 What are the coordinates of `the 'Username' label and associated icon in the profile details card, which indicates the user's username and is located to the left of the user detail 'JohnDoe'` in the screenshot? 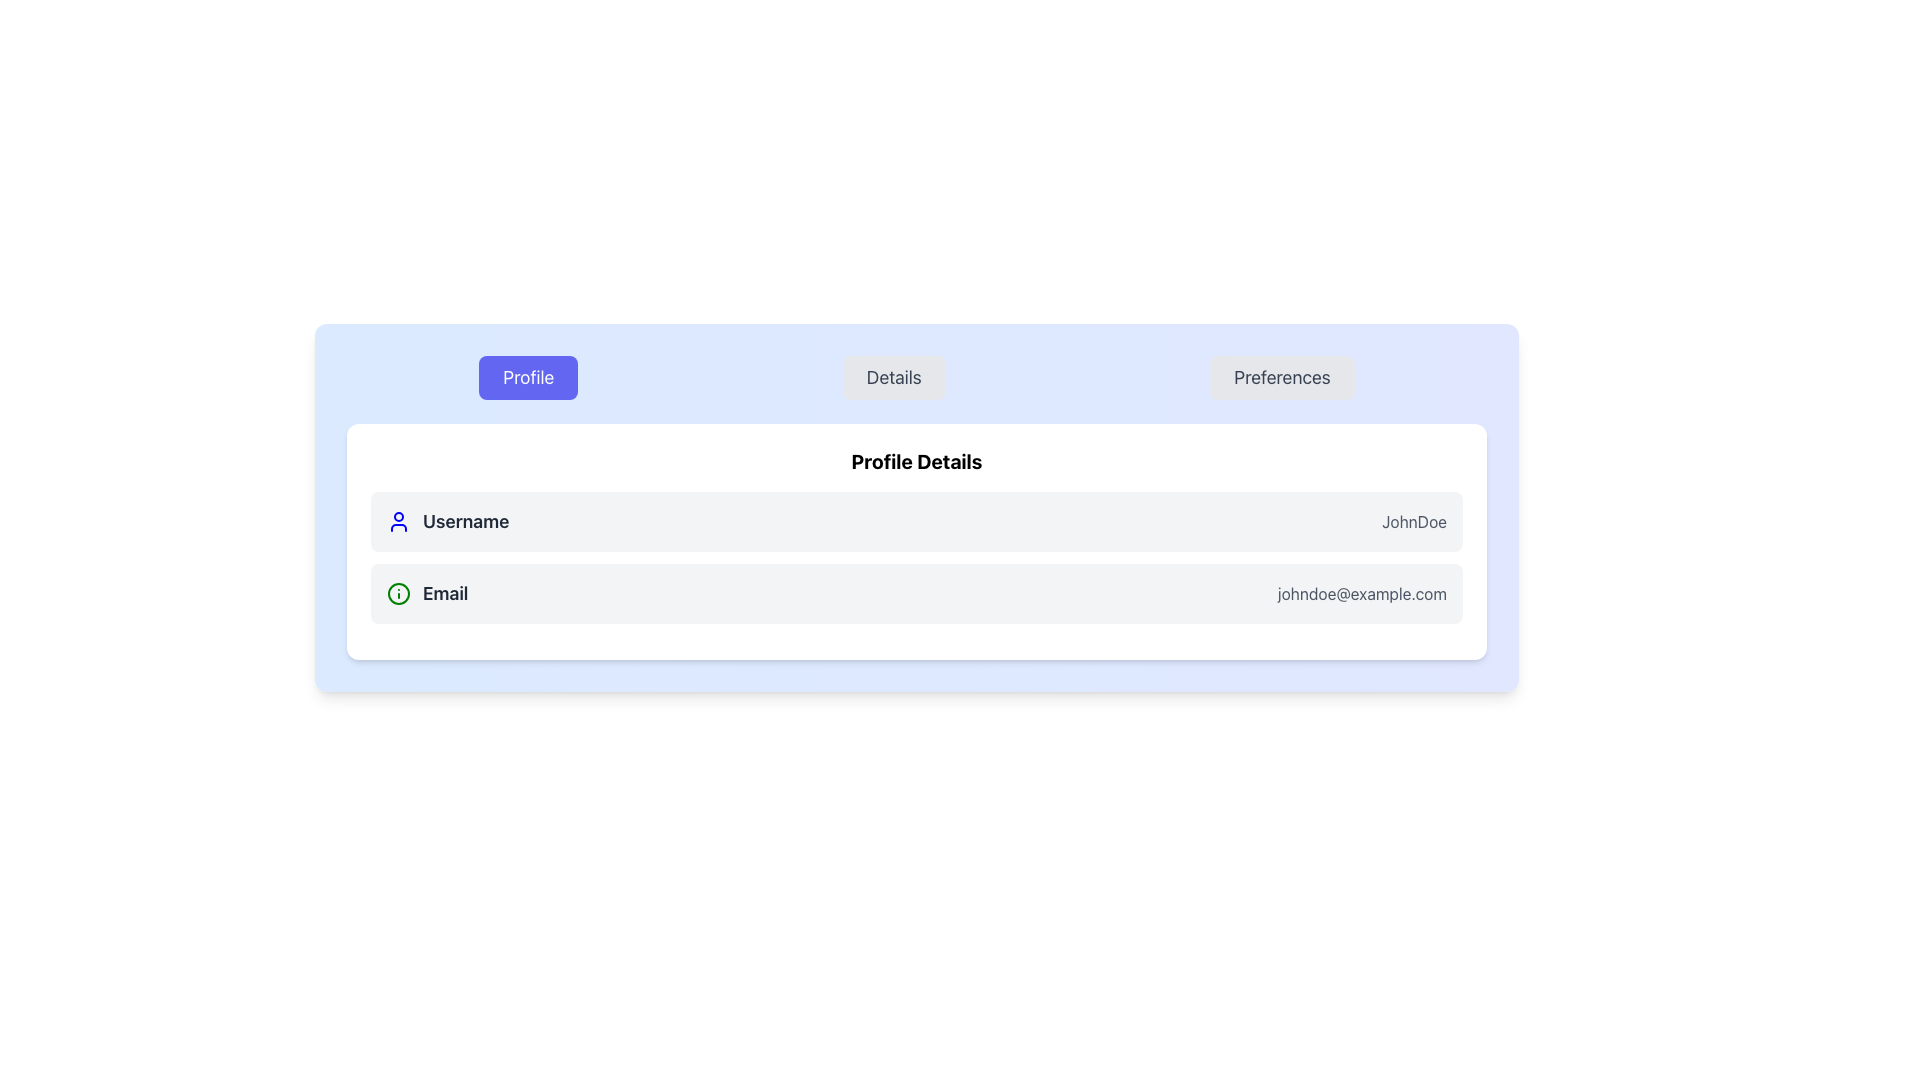 It's located at (447, 520).